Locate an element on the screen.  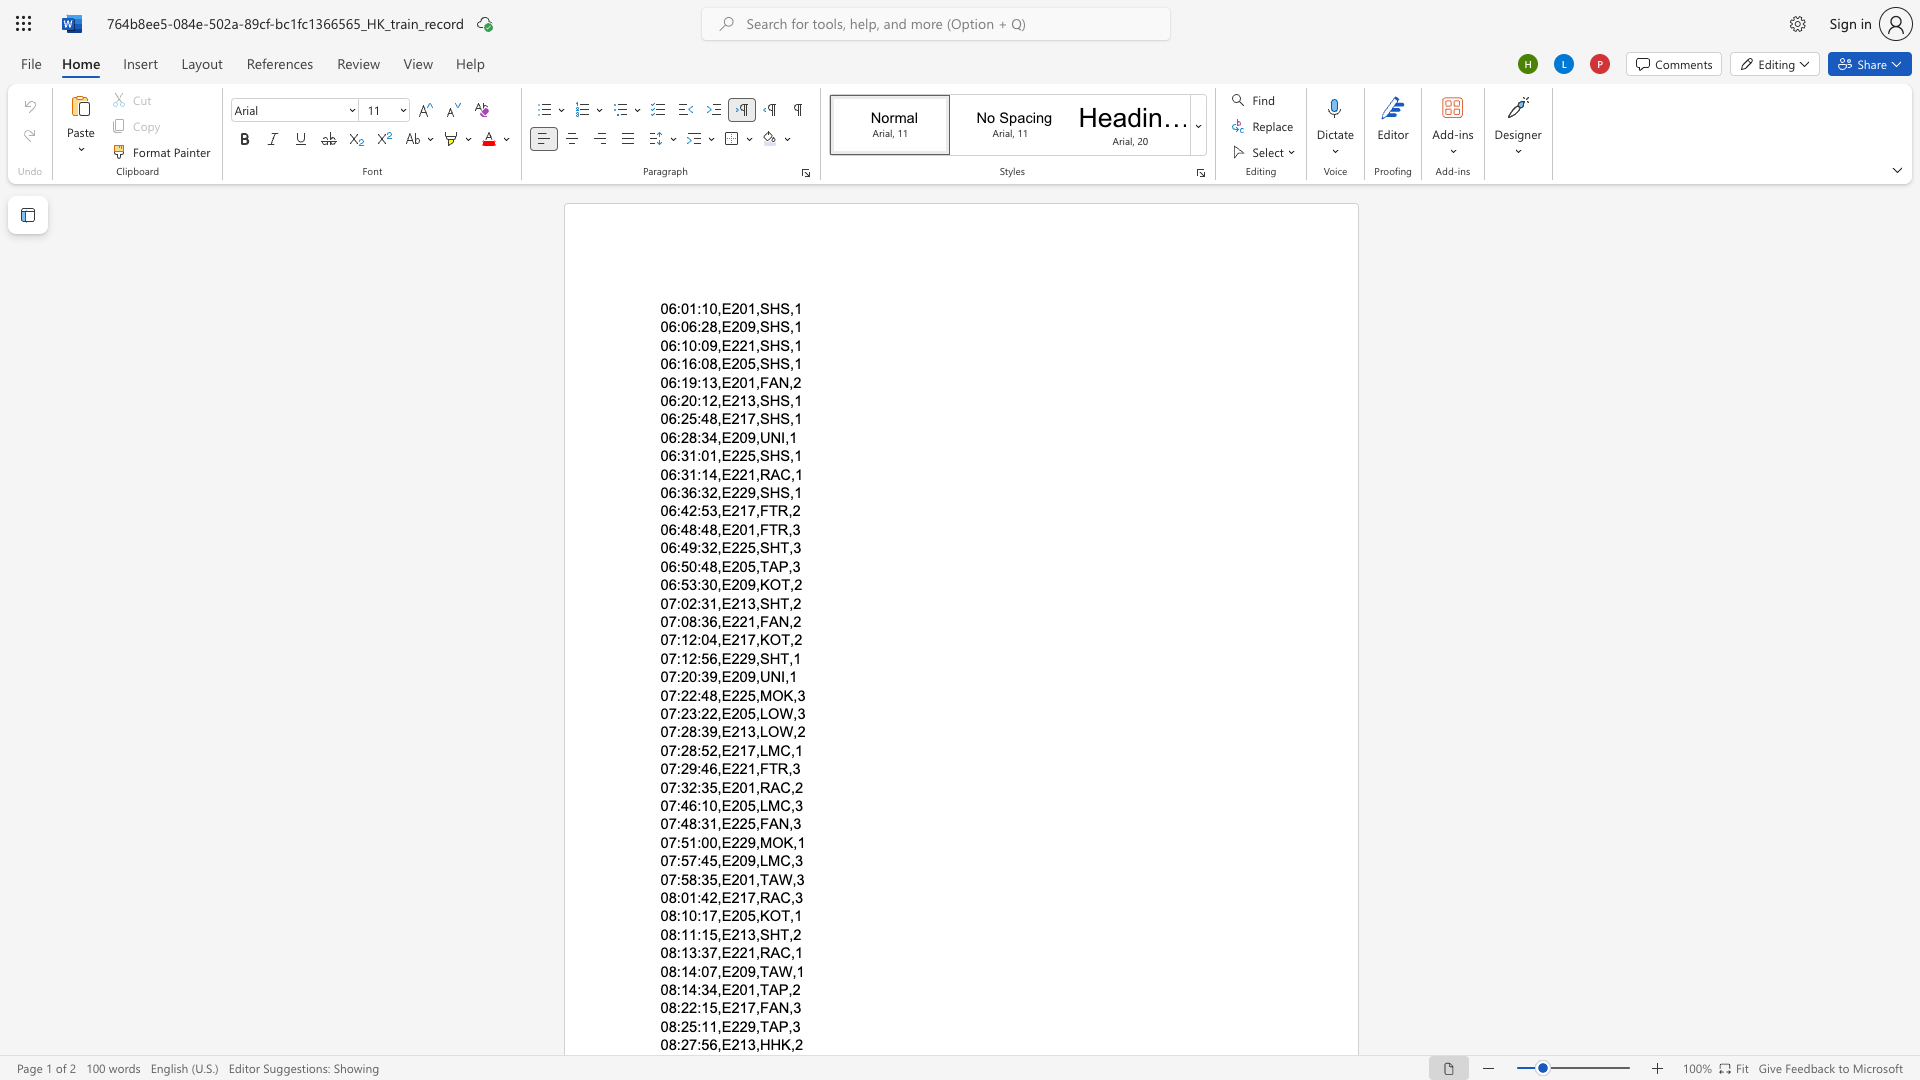
the subset text "E2" within the text "06:31:14,E221,RAC,1" is located at coordinates (720, 474).